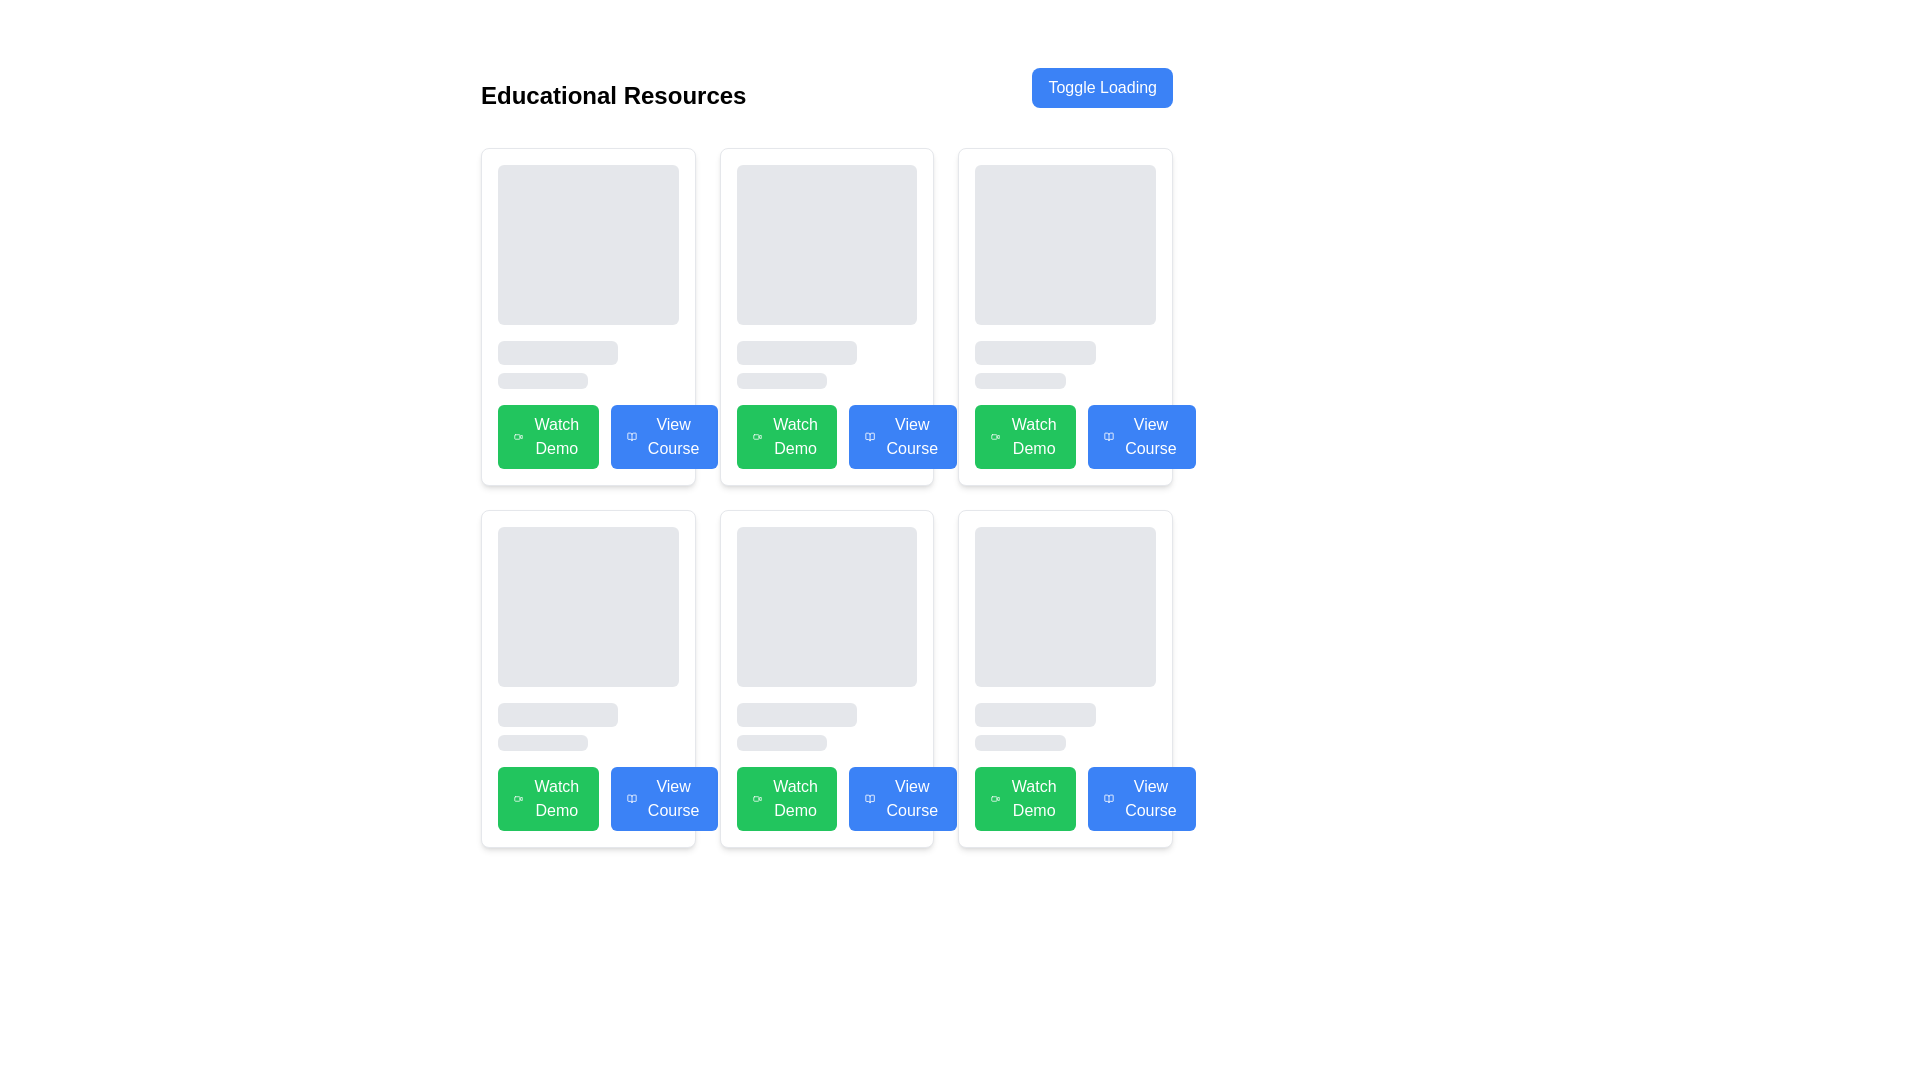 The image size is (1920, 1080). What do you see at coordinates (518, 797) in the screenshot?
I see `the decorative video icon located to the left of the blue 'View Course' button in the 'Watch Demo' button at the bottom-left corner of the fourth item in the grid layout` at bounding box center [518, 797].